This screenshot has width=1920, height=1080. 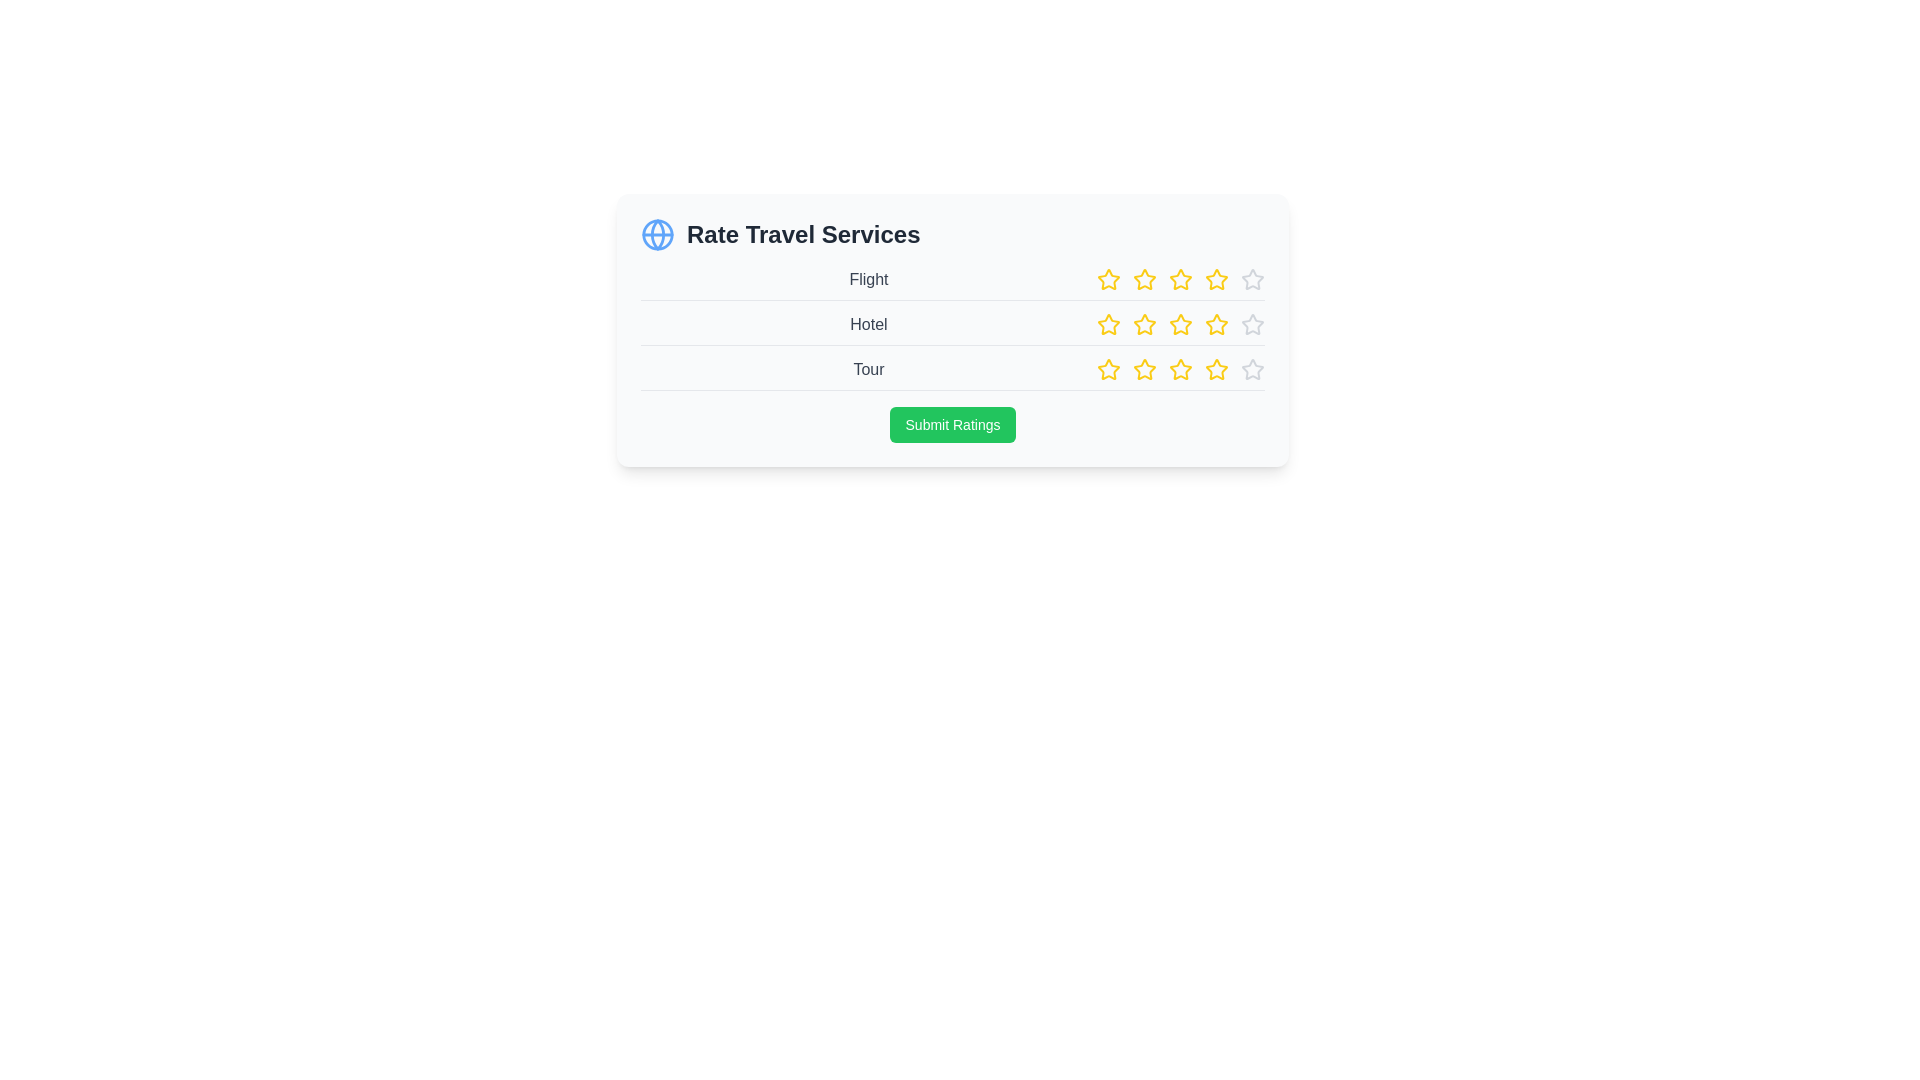 I want to click on the star-shaped button representing the second rating for the 'Hotel' category, so click(x=1107, y=323).